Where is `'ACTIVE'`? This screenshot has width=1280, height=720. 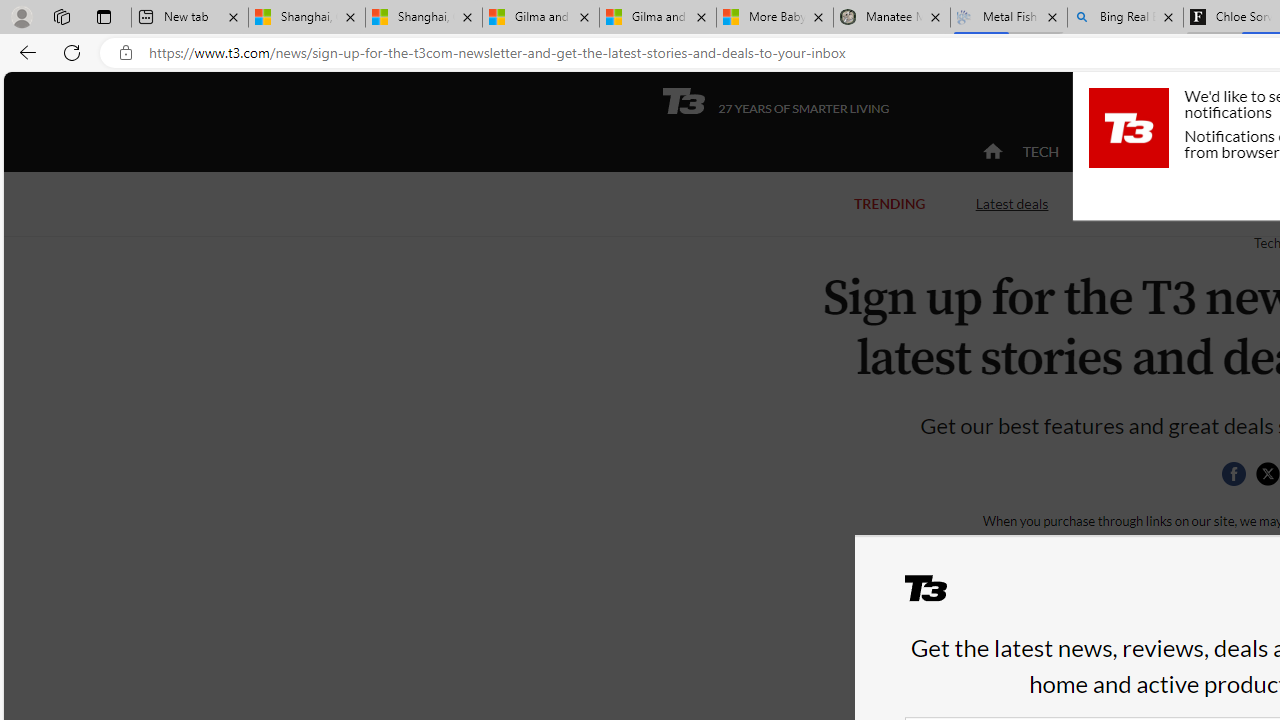 'ACTIVE' is located at coordinates (1124, 150).